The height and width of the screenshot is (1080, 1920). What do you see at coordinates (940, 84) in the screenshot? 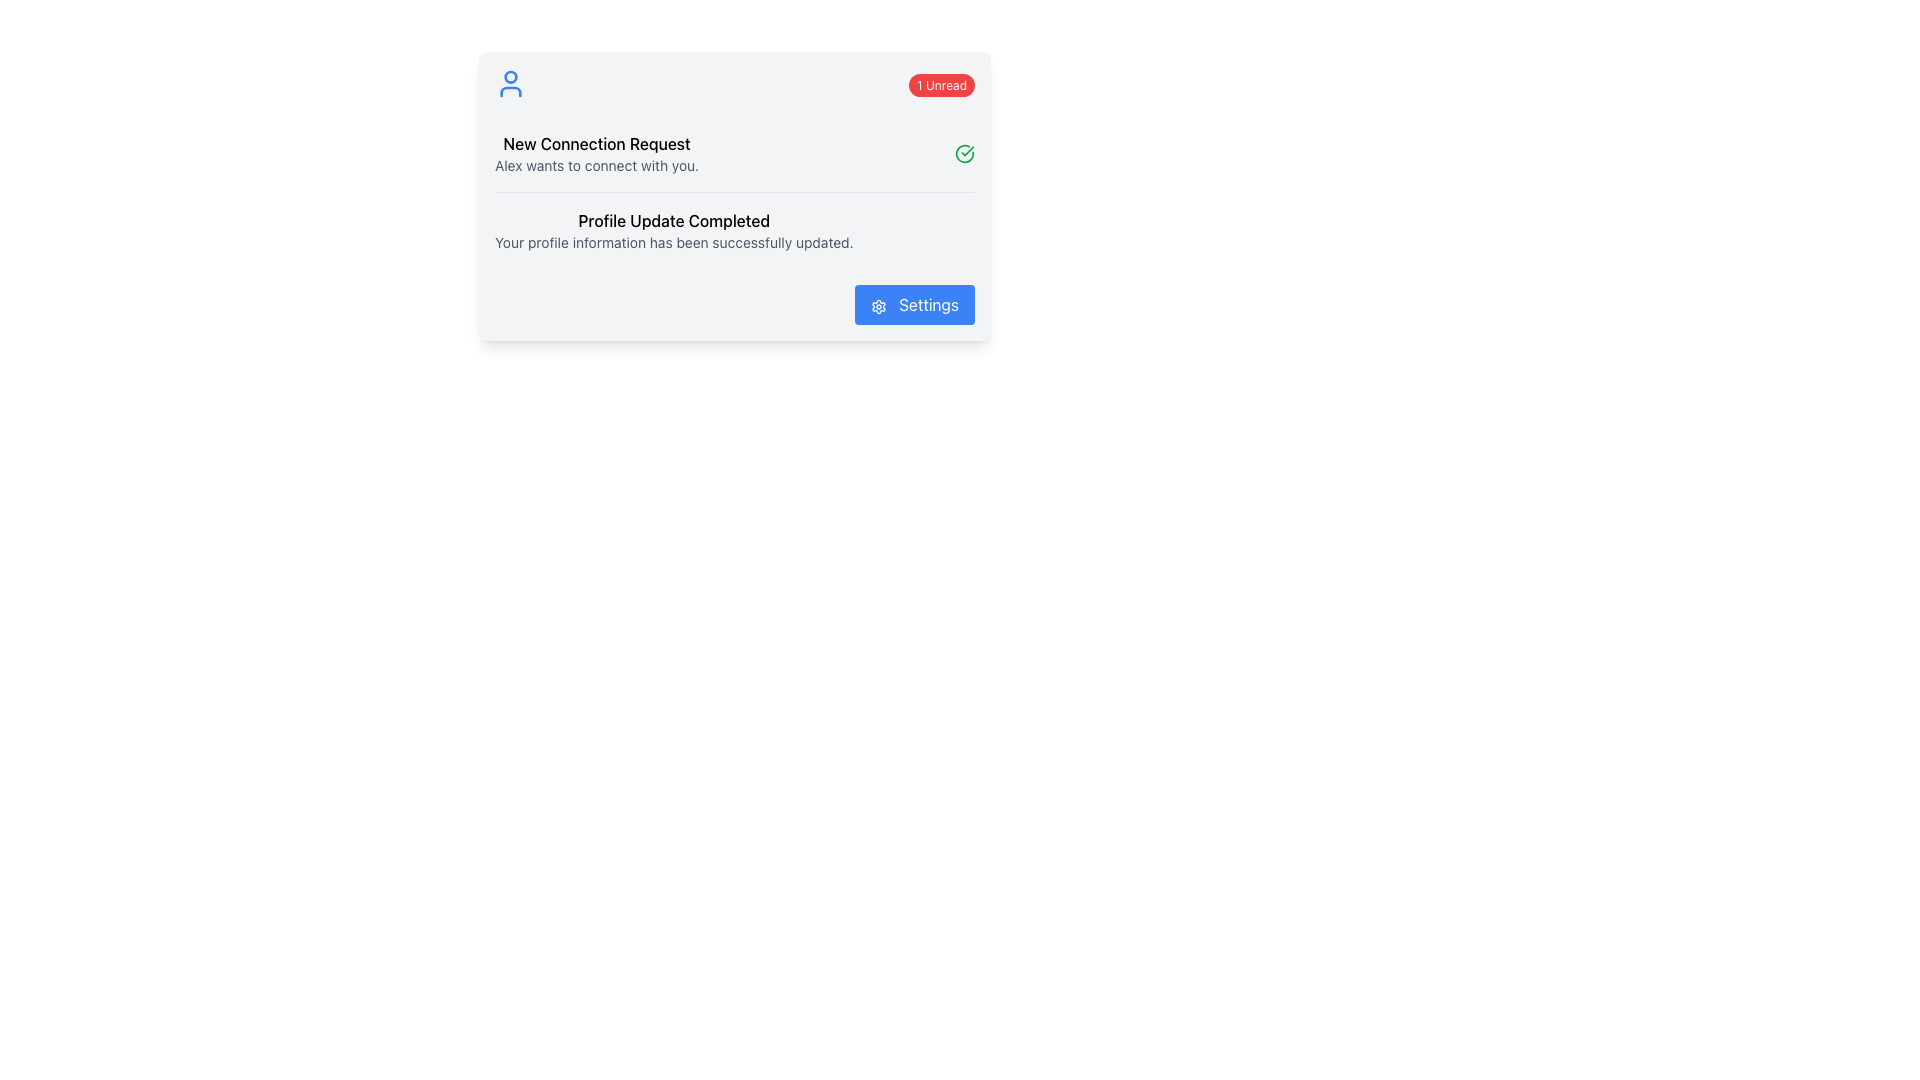
I see `the Notification Badge with red background and '1 Unread' text, located in the top-right corner of the card` at bounding box center [940, 84].